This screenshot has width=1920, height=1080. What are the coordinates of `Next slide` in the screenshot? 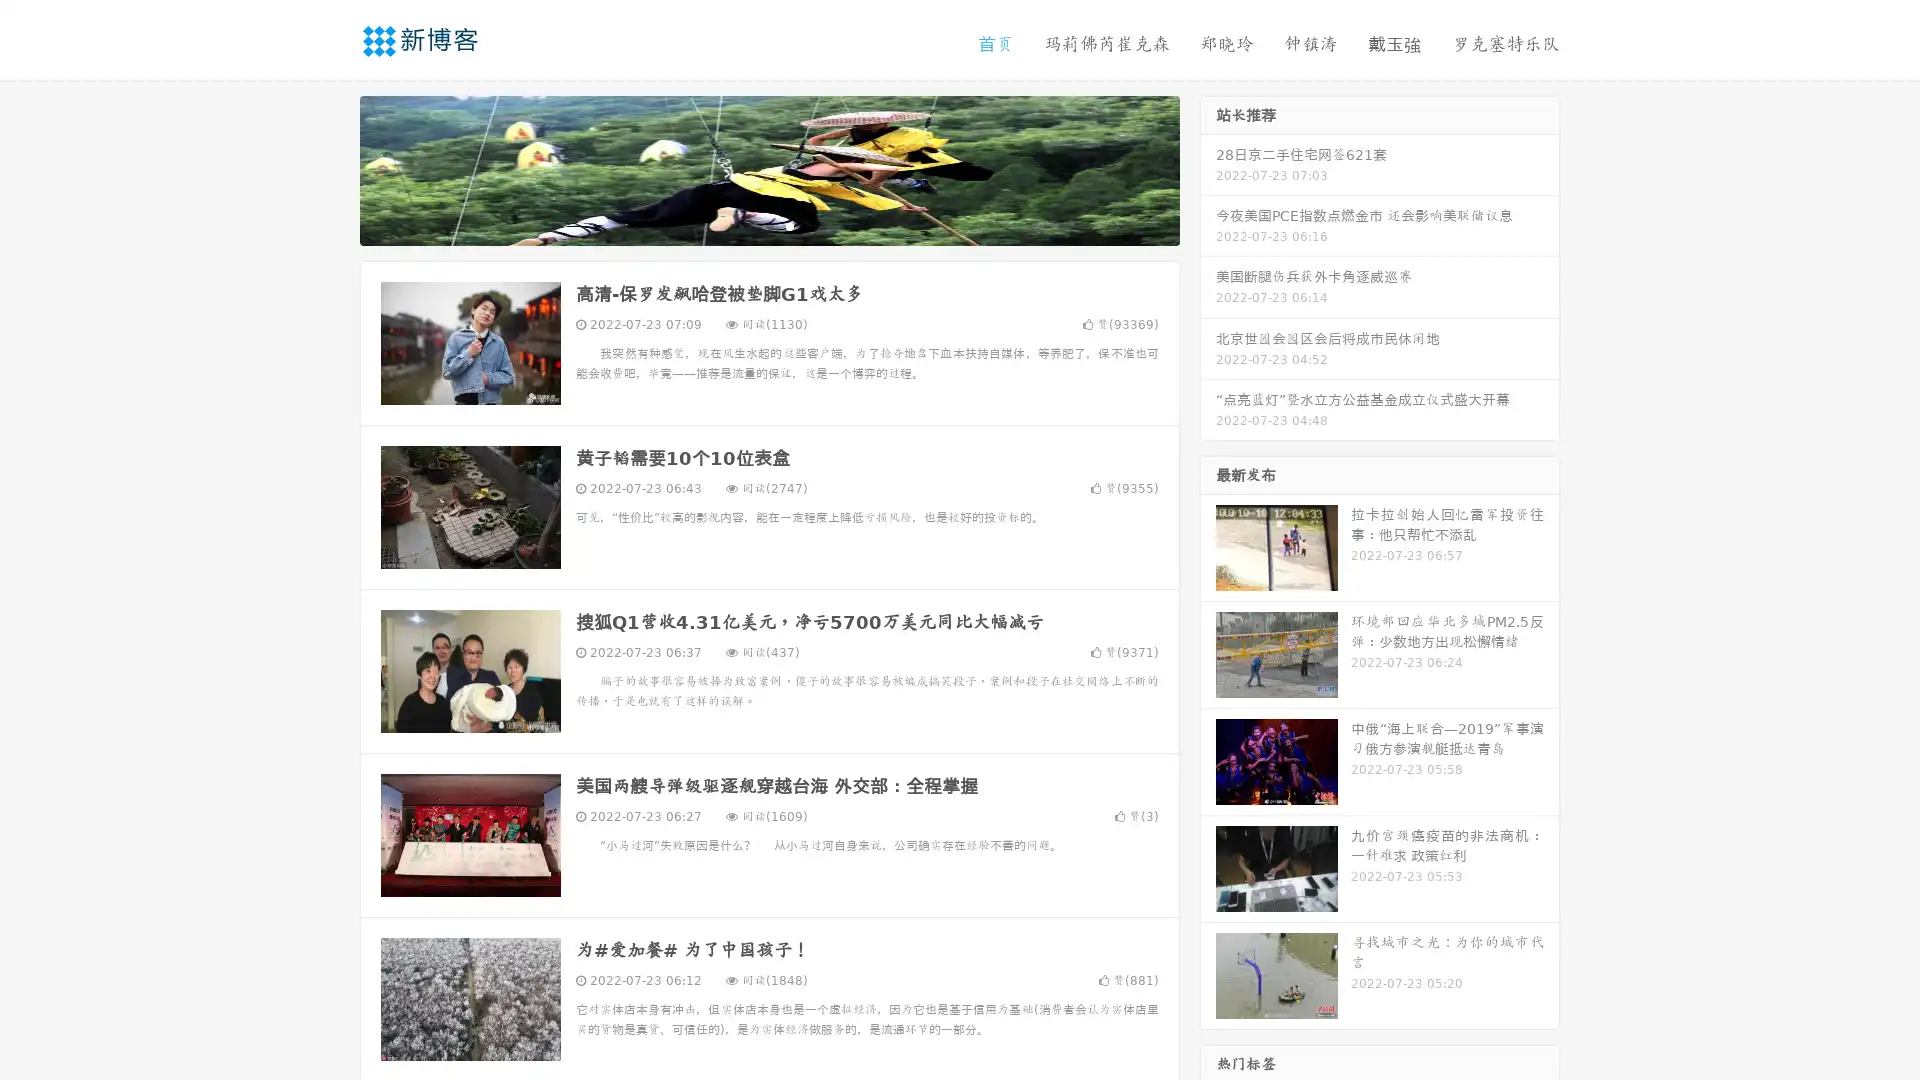 It's located at (1208, 168).